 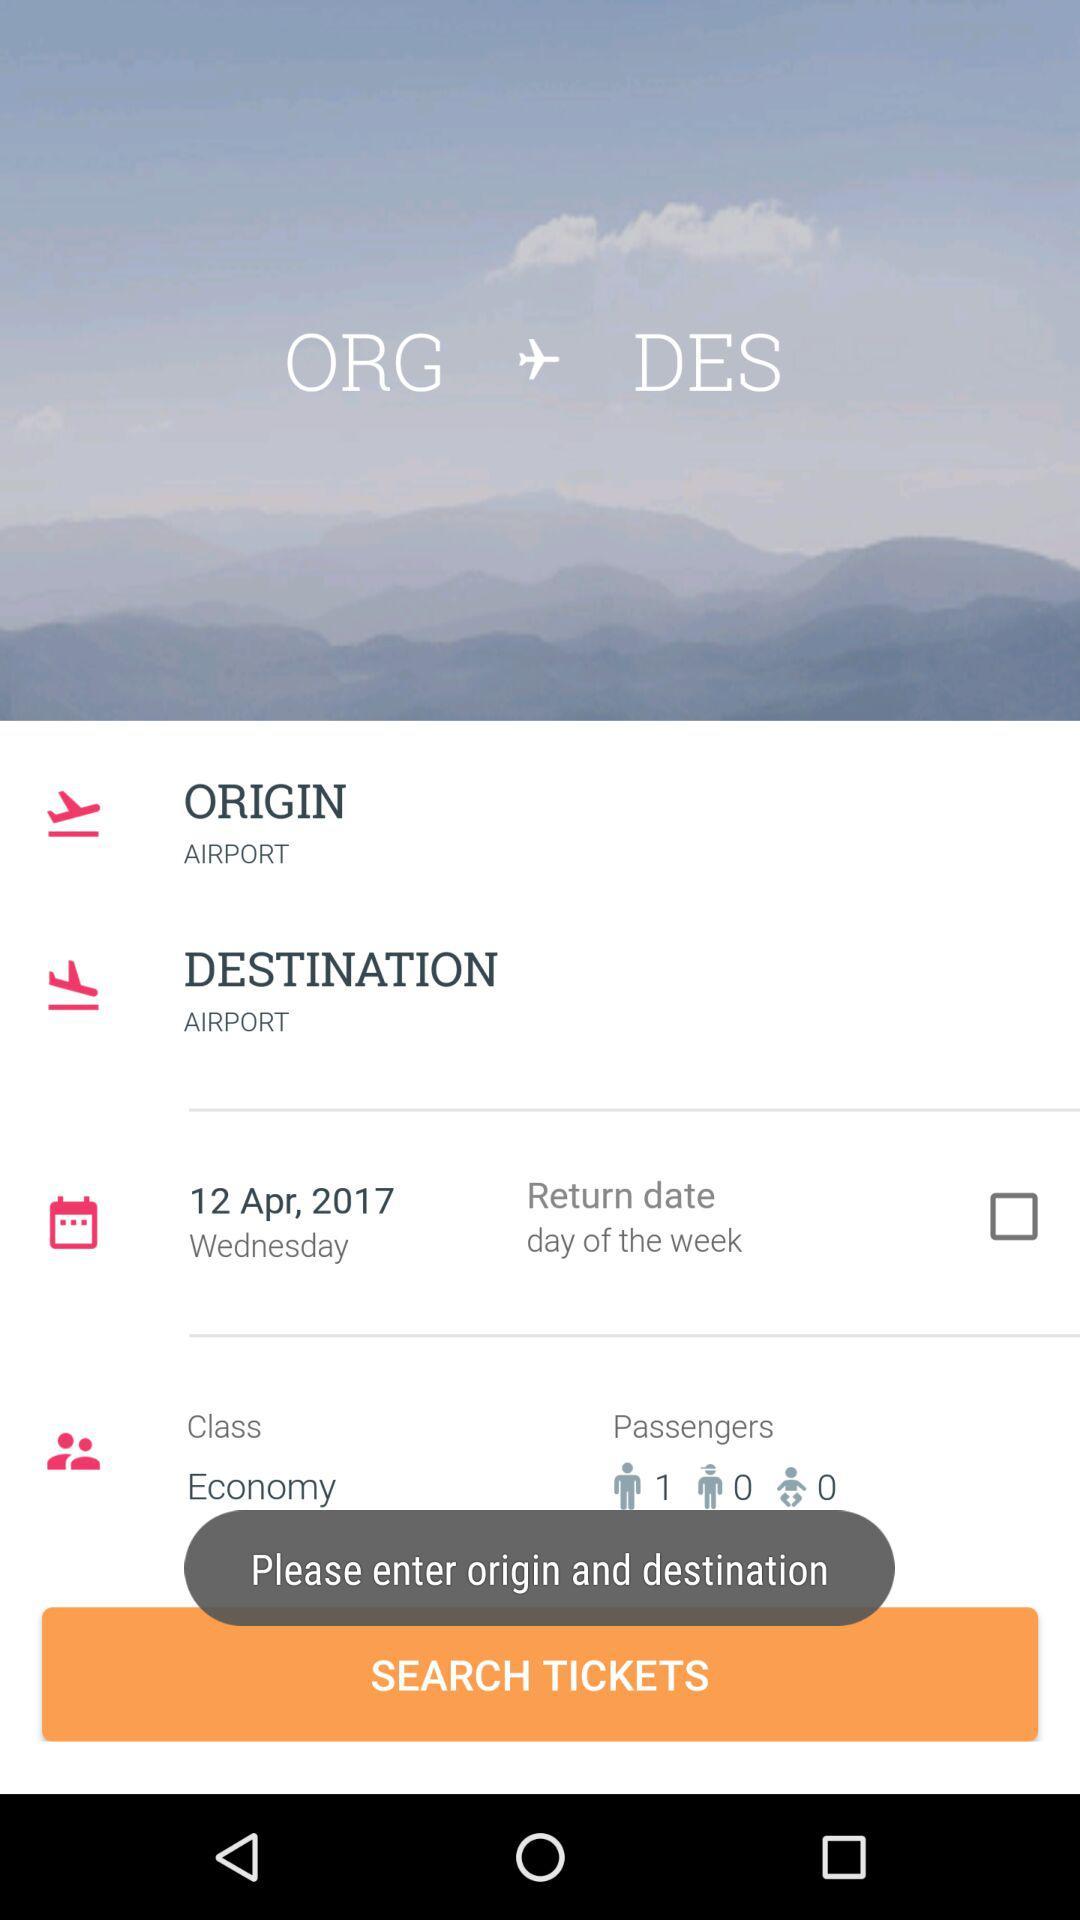 I want to click on the text field of passengers, so click(x=760, y=1468).